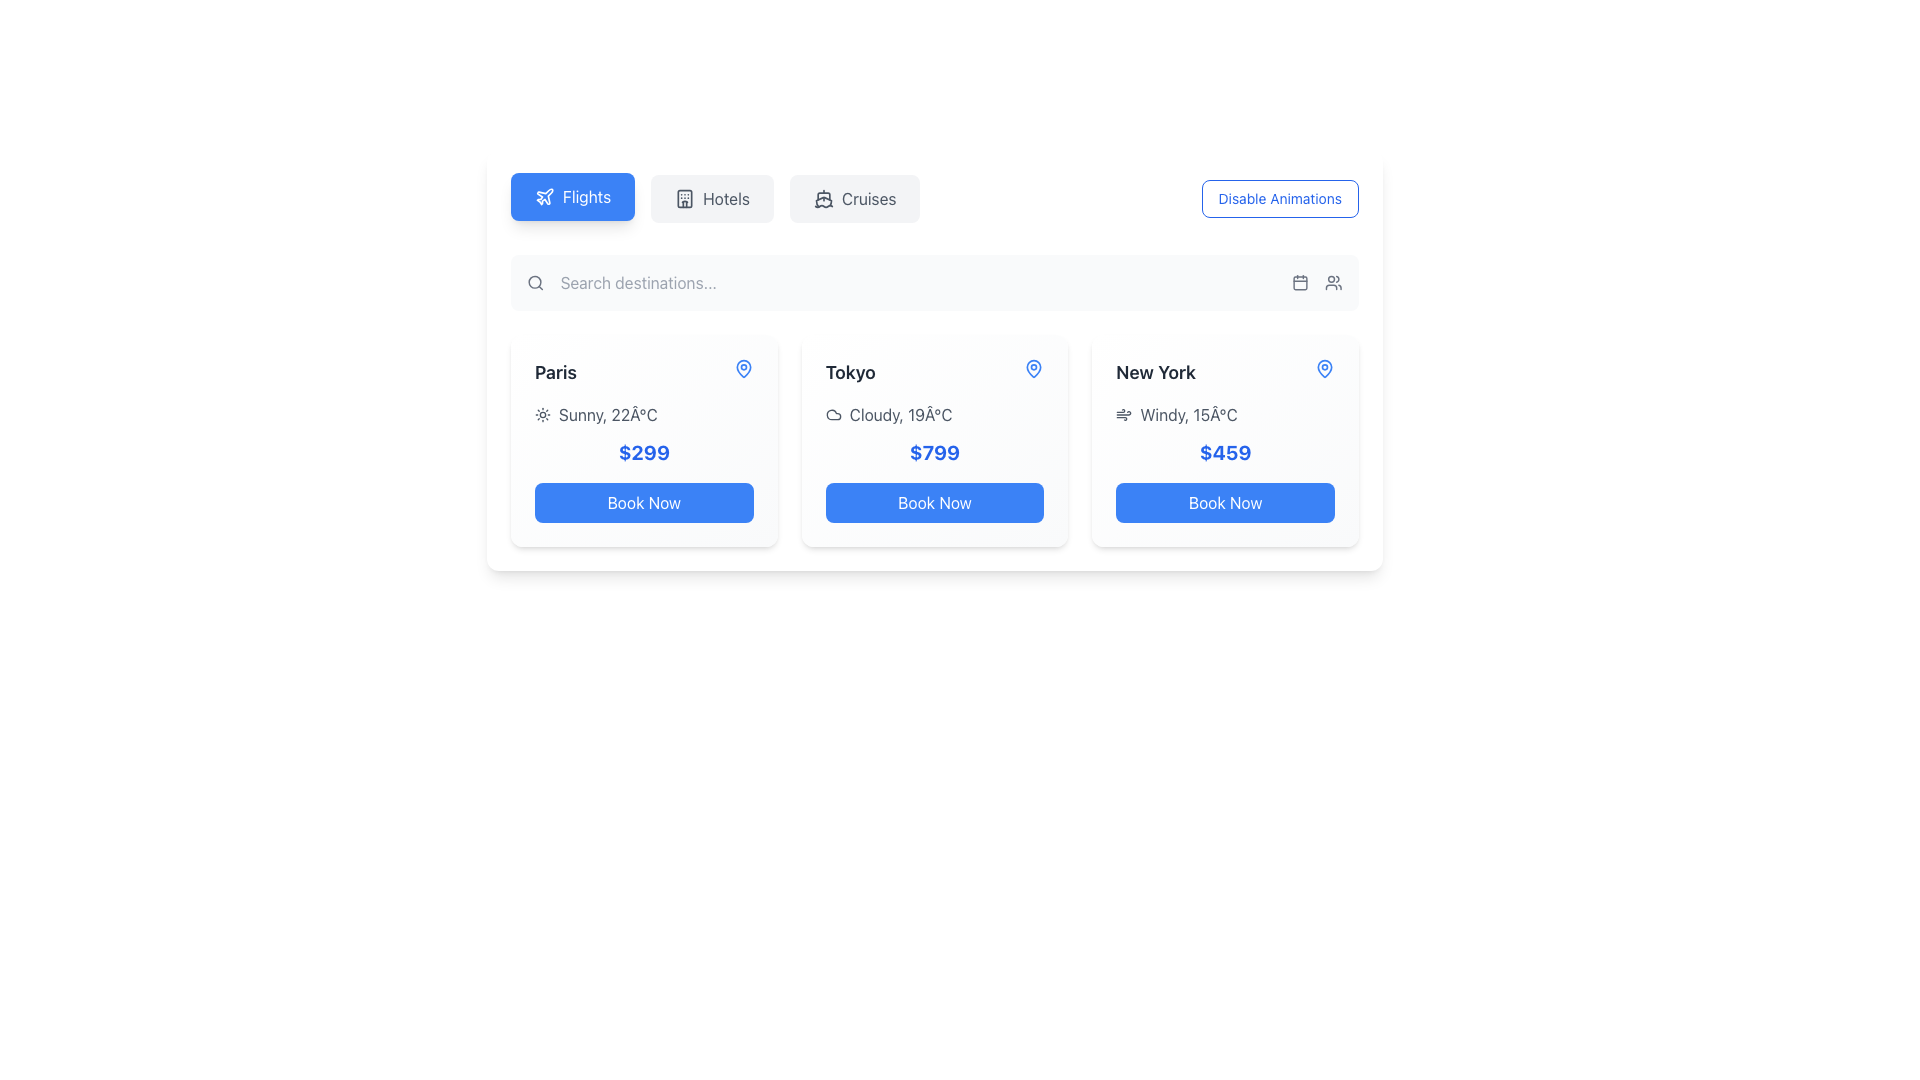 This screenshot has width=1920, height=1080. I want to click on the icon depicting two user silhouettes, which is the last of three icons in a horizontal row located in the upper-right portion of the toolbar, so click(1334, 282).